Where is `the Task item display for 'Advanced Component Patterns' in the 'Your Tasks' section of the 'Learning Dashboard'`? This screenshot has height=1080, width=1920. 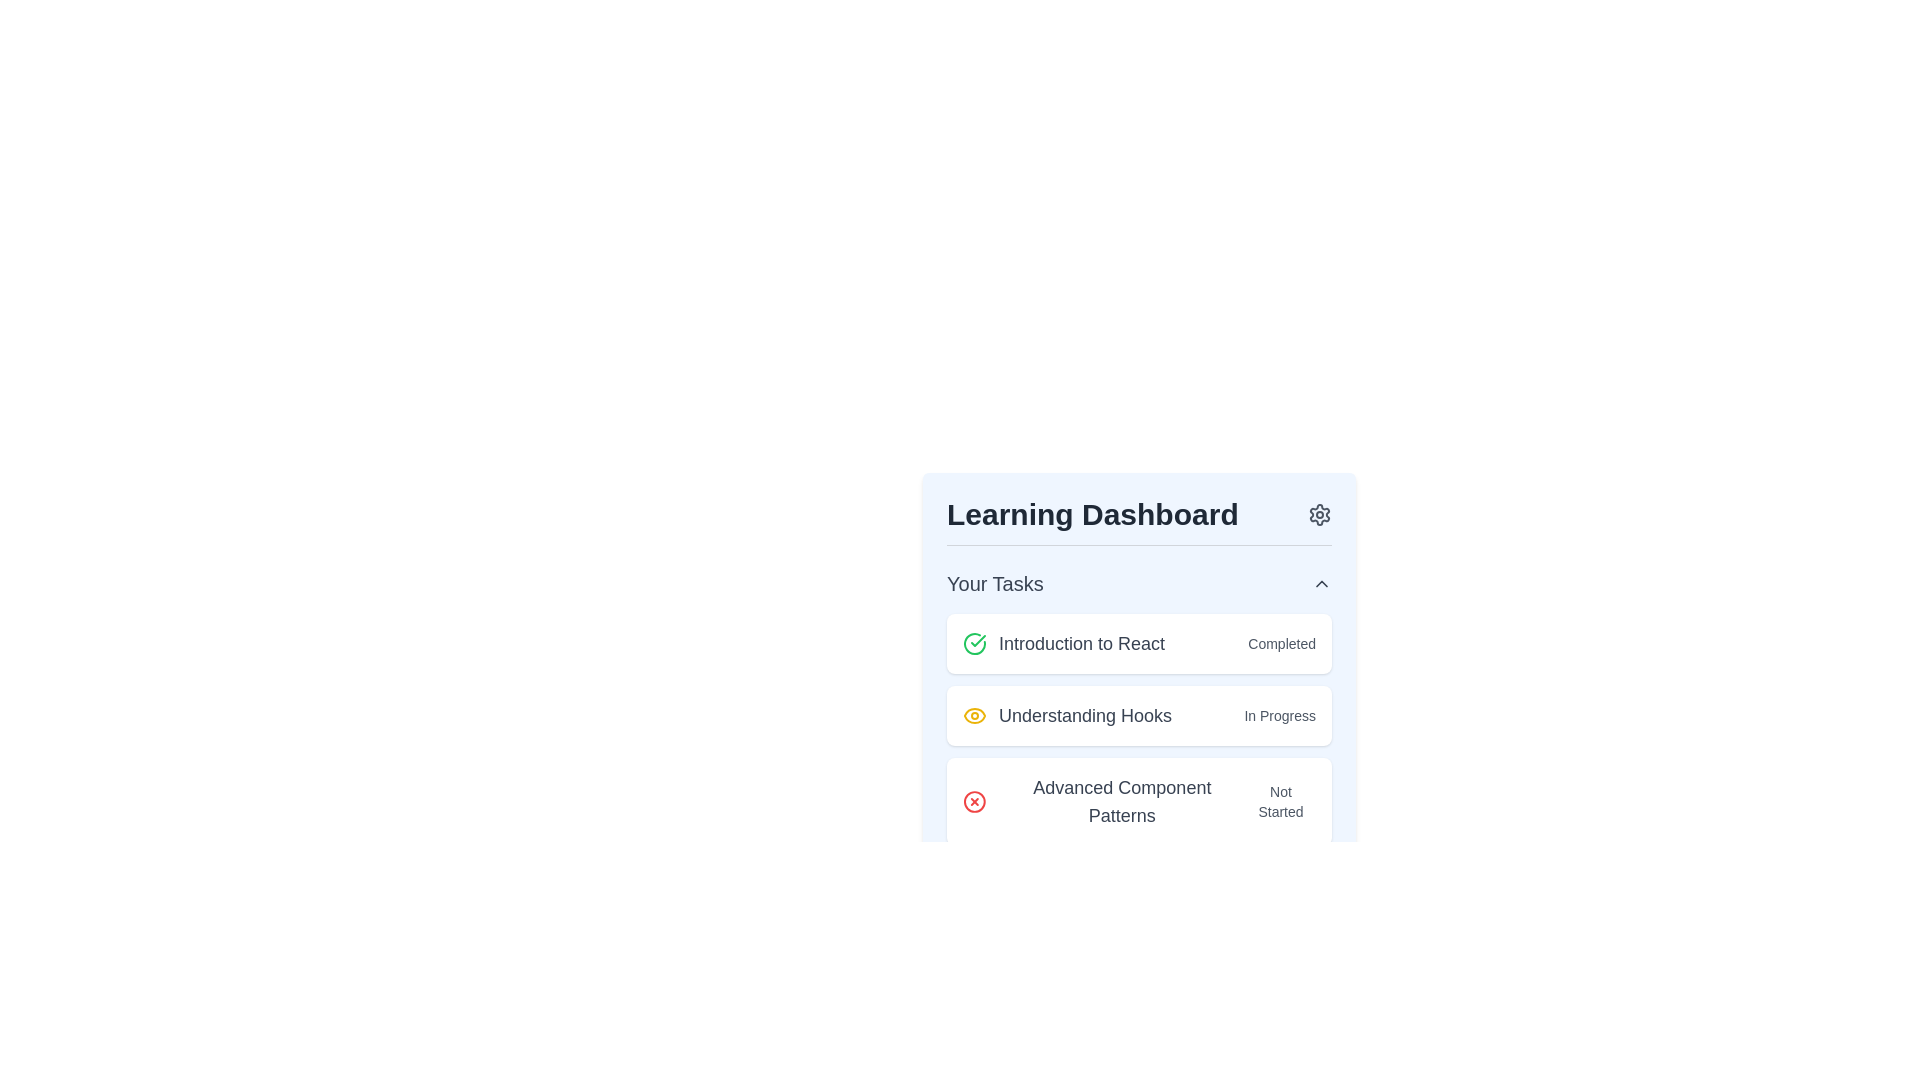 the Task item display for 'Advanced Component Patterns' in the 'Your Tasks' section of the 'Learning Dashboard' is located at coordinates (1103, 801).